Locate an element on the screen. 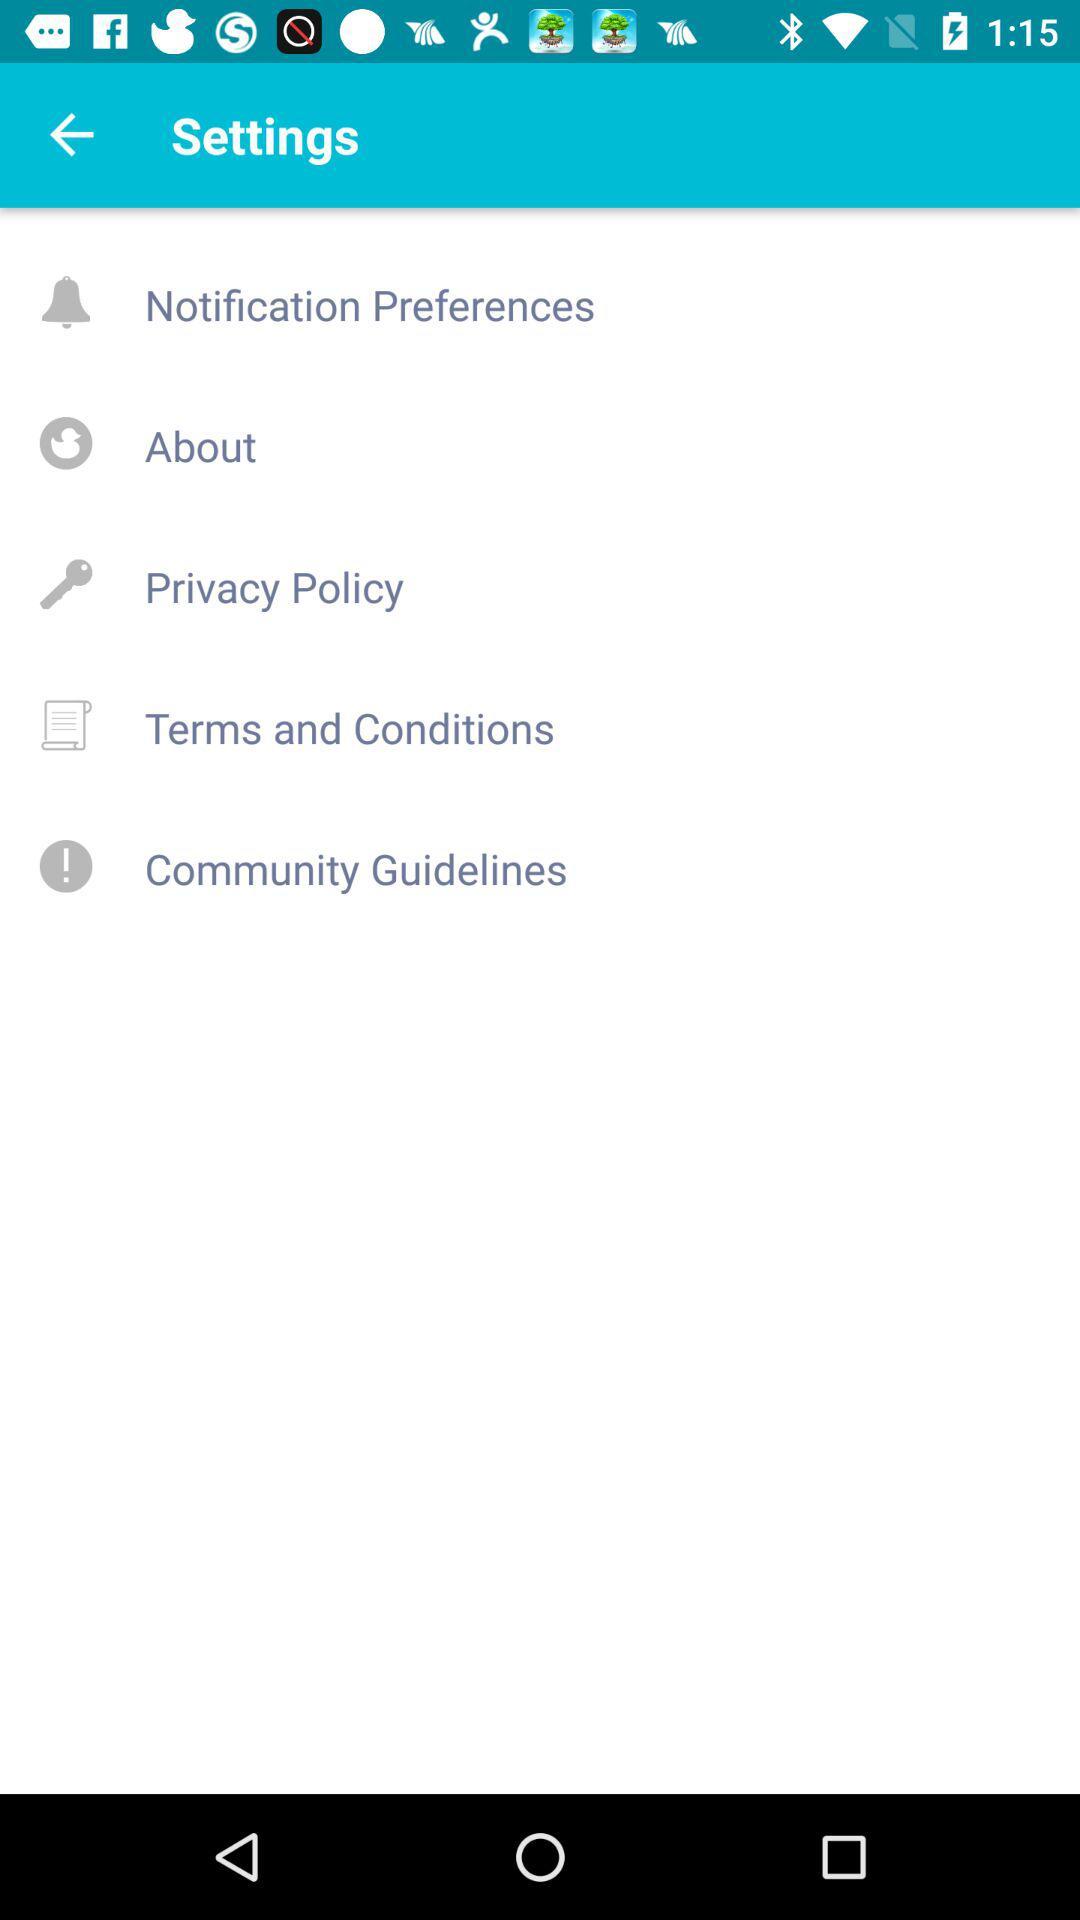 The width and height of the screenshot is (1080, 1920). back is located at coordinates (71, 134).